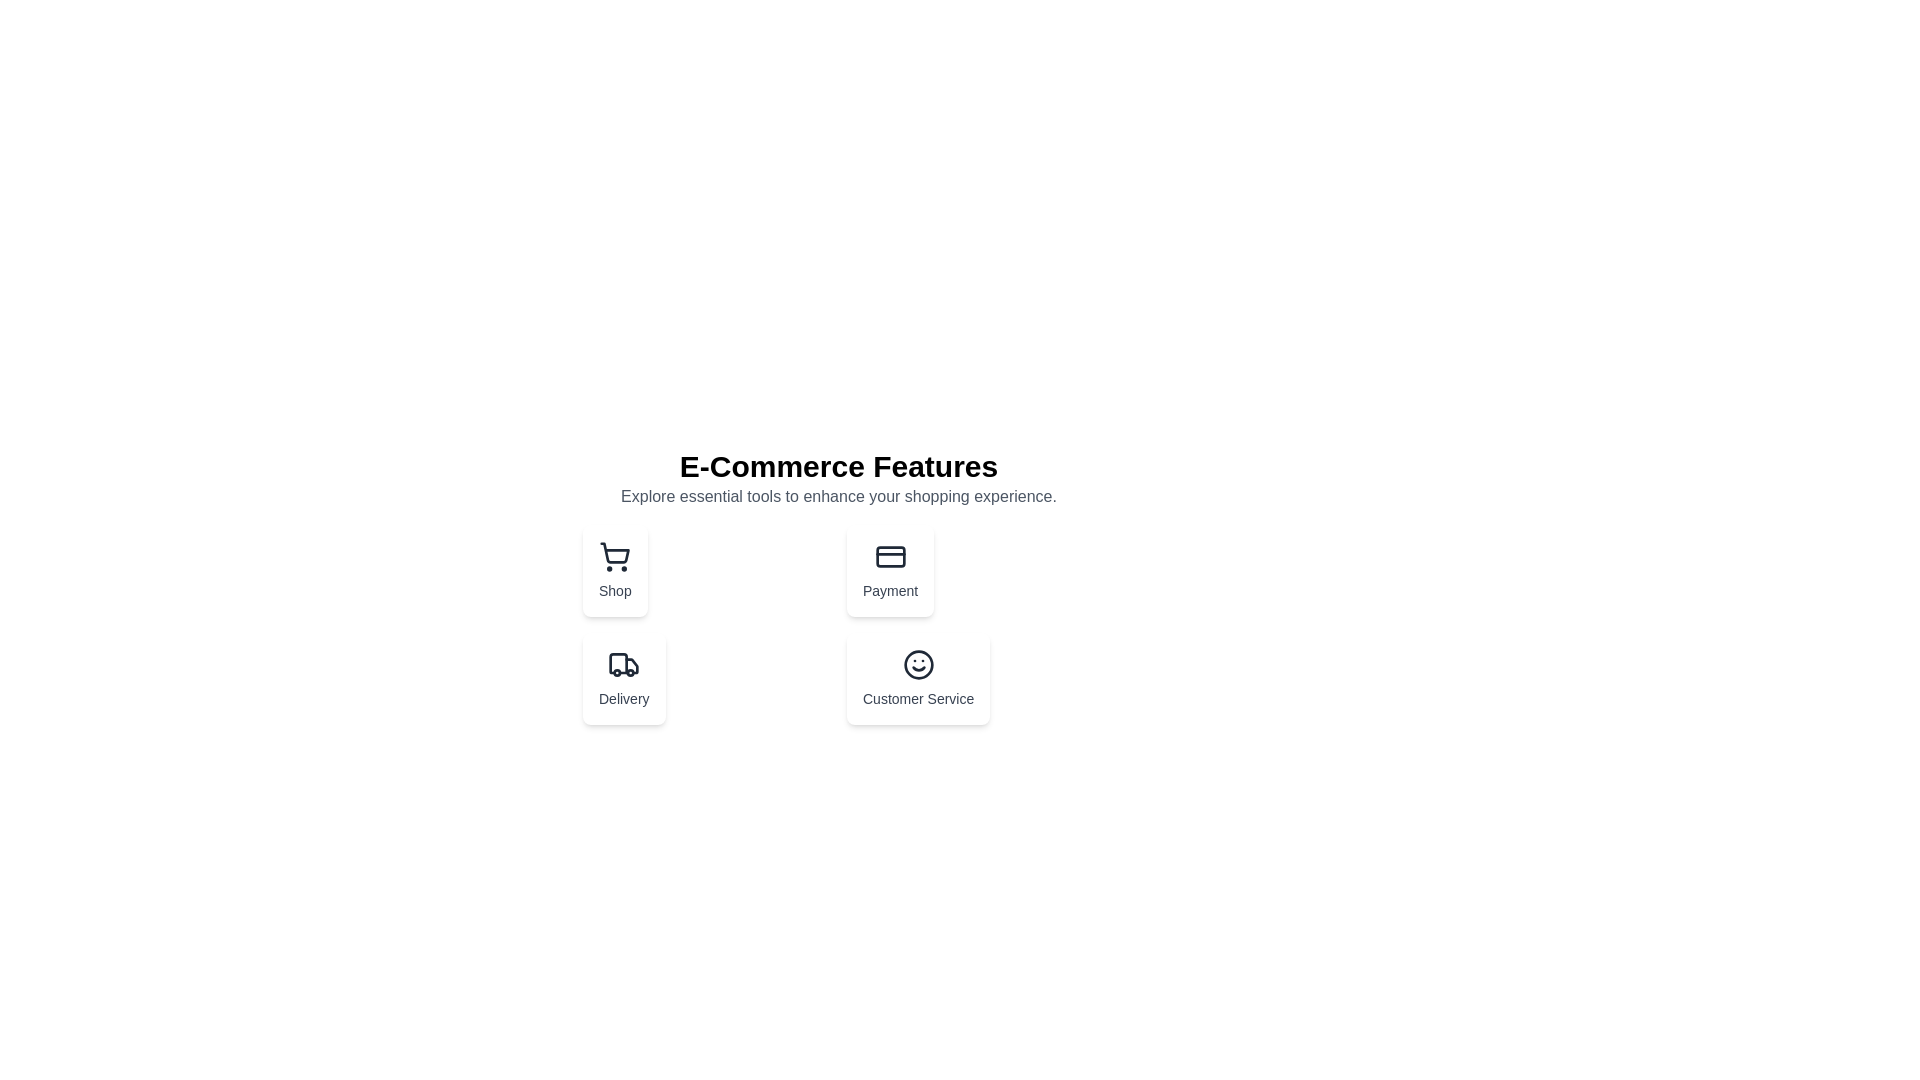 This screenshot has height=1080, width=1920. What do you see at coordinates (623, 697) in the screenshot?
I see `the text label reading 'Delivery' which is styled in medium gray and positioned below the truck icon in the 'Delivery' section` at bounding box center [623, 697].